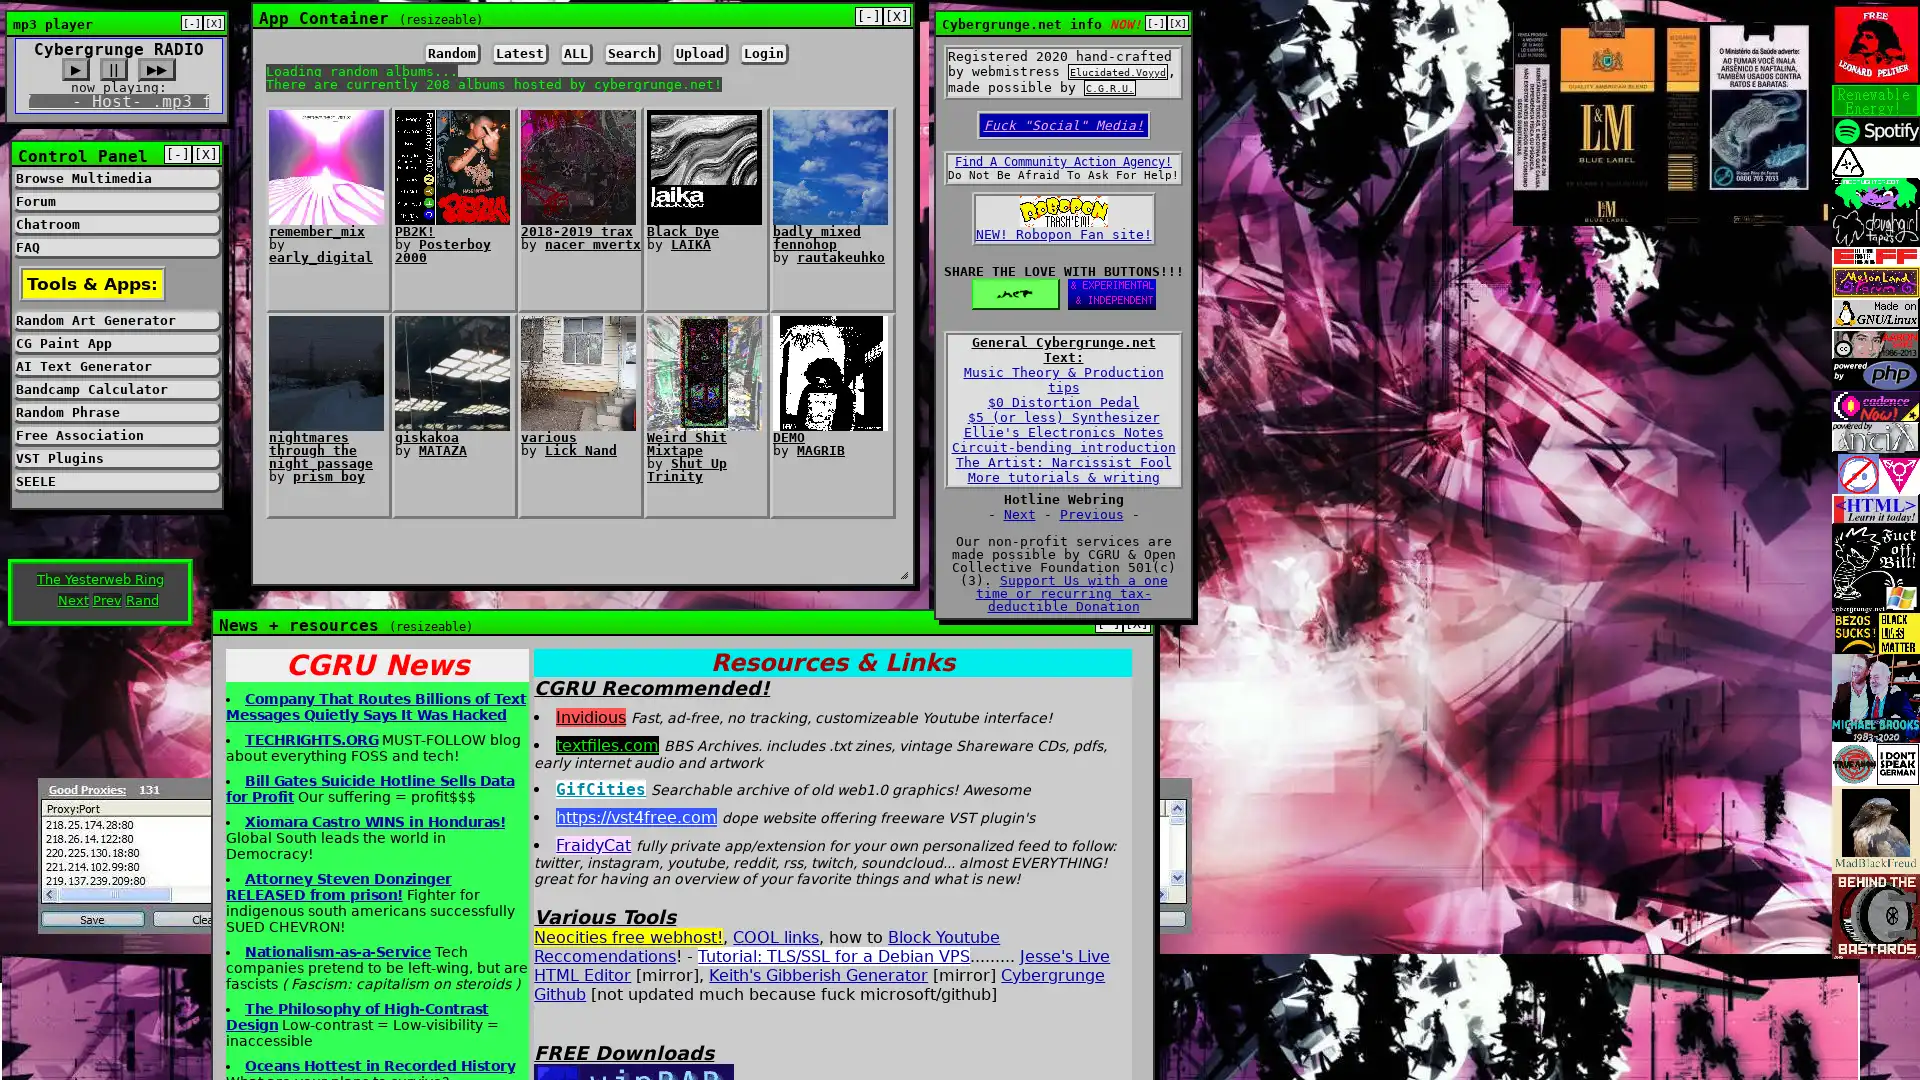 This screenshot has width=1920, height=1080. I want to click on Forum, so click(115, 201).